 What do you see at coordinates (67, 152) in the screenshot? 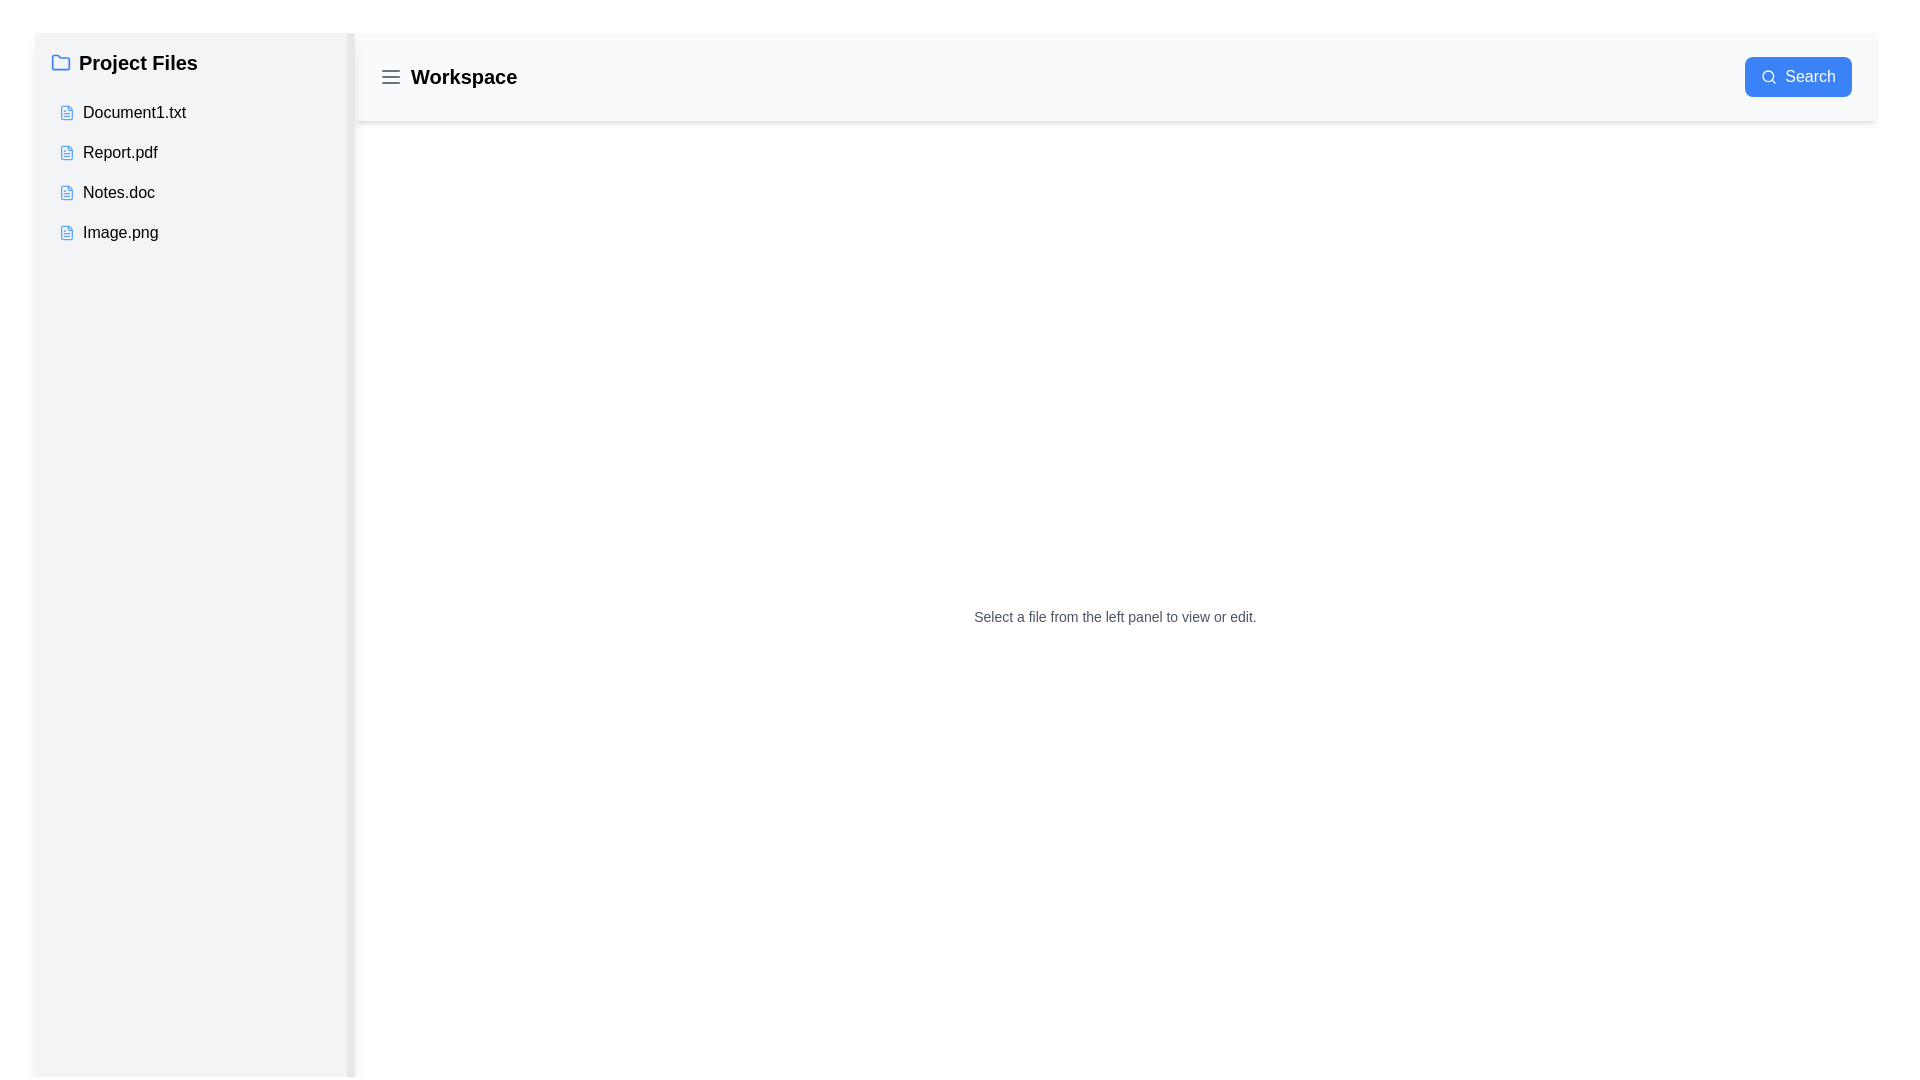
I see `the blue document icon located to the left of the text 'Report.pdf'` at bounding box center [67, 152].